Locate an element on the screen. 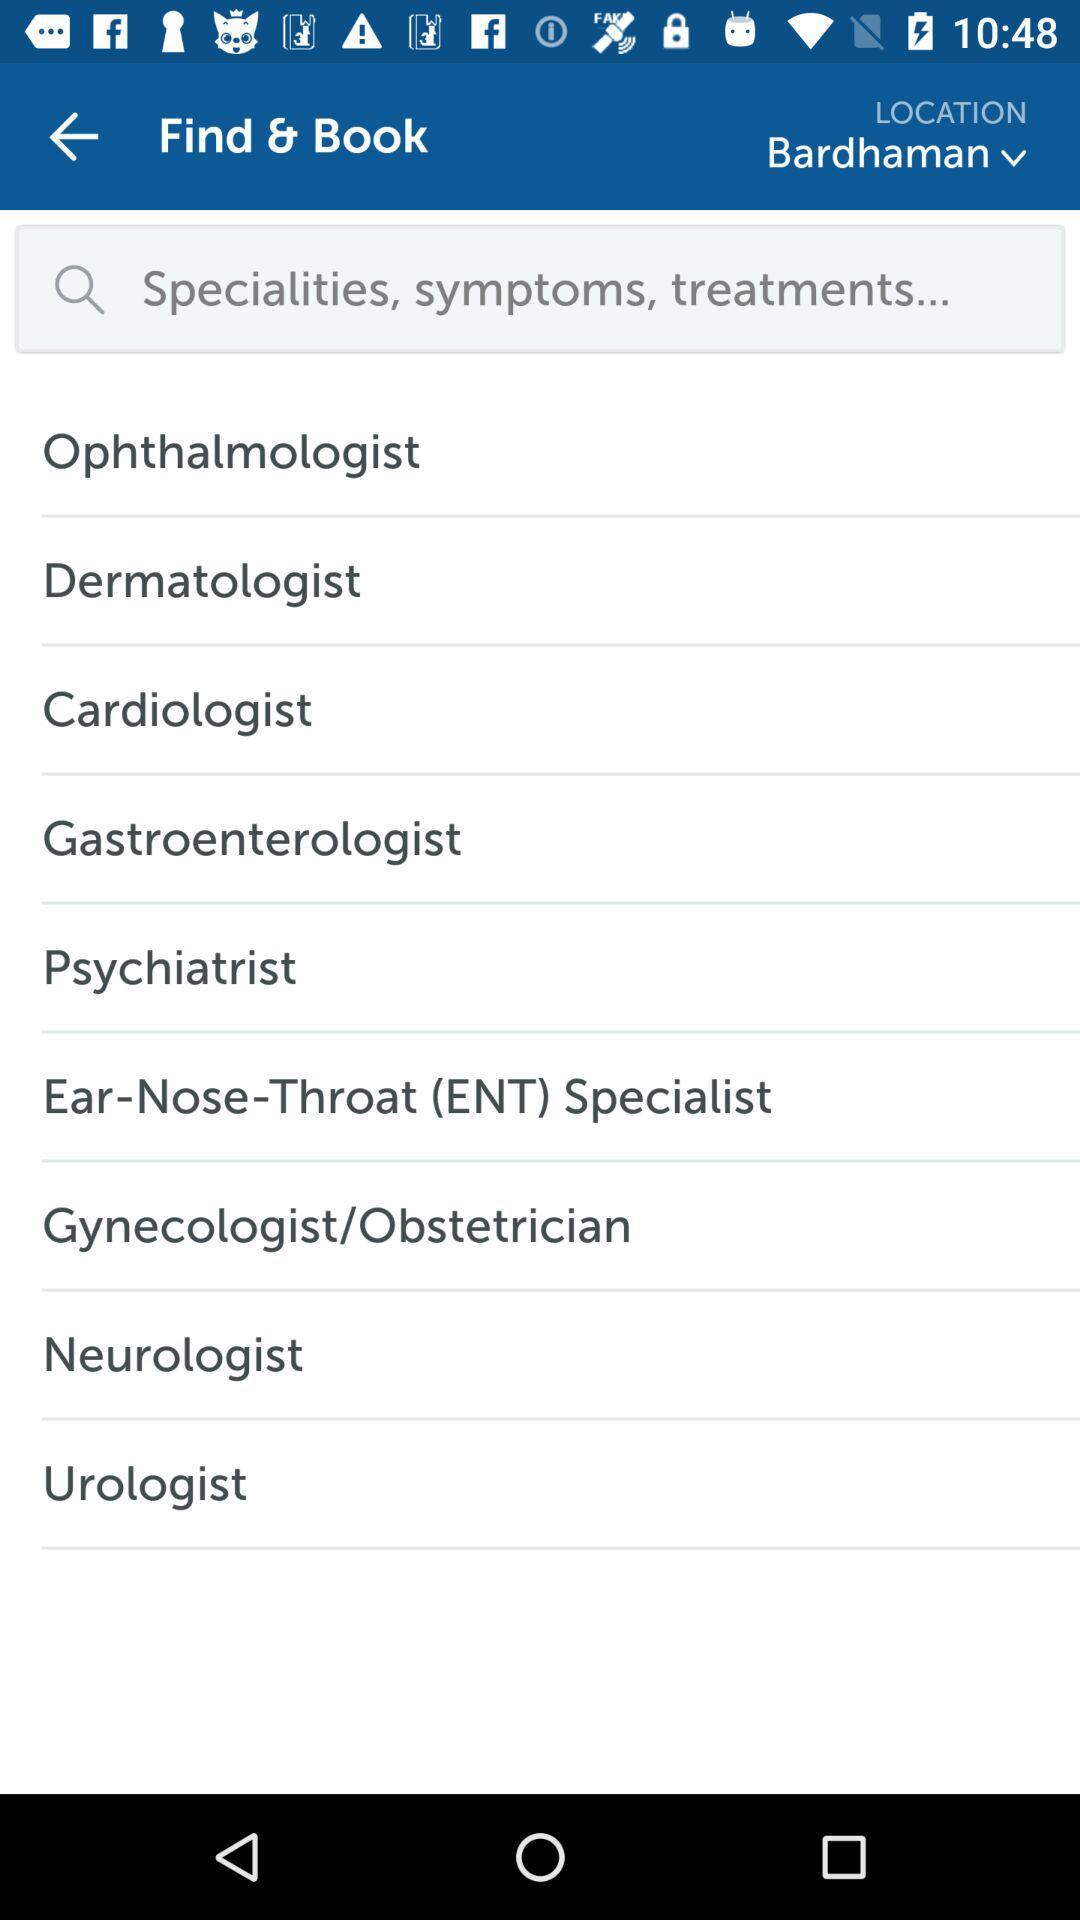 The height and width of the screenshot is (1920, 1080). item below the gynecologist/obstetrician item is located at coordinates (183, 1354).